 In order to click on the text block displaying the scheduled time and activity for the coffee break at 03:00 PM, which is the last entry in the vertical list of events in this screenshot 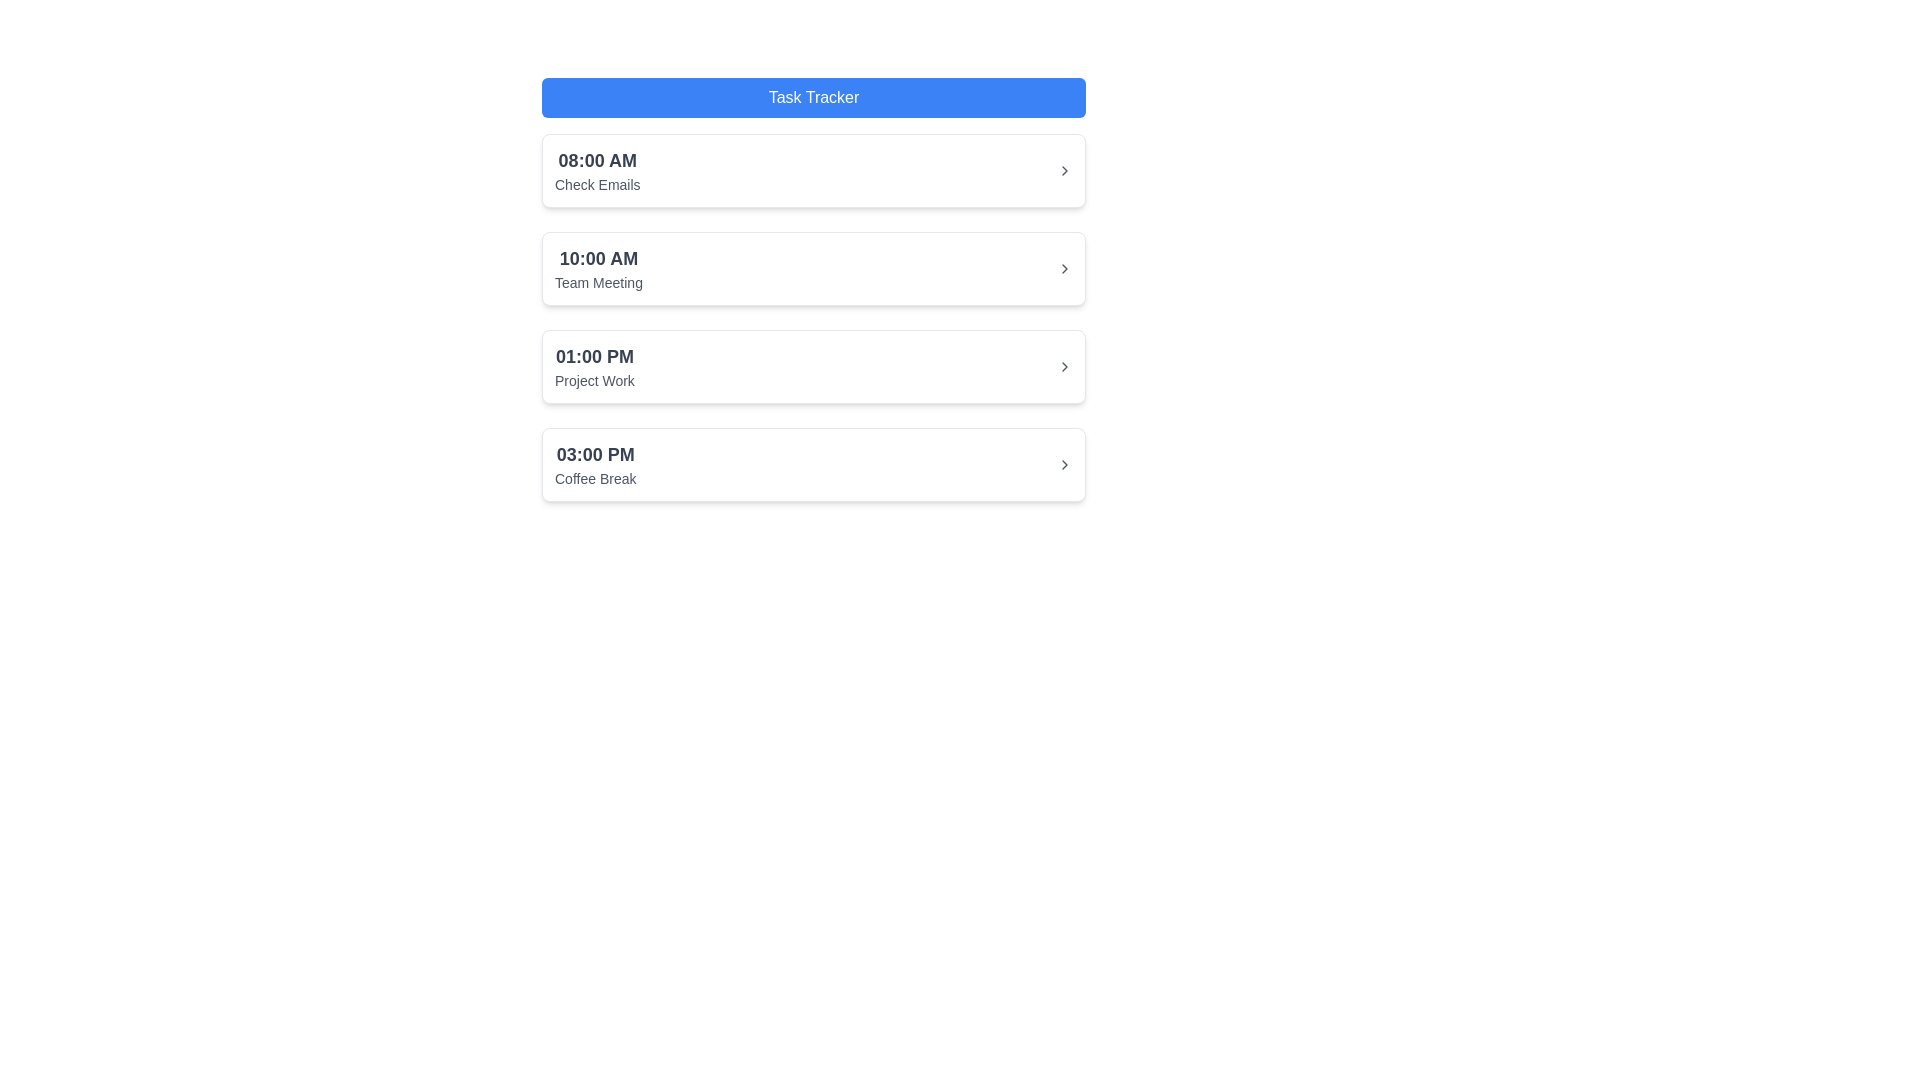, I will do `click(594, 465)`.